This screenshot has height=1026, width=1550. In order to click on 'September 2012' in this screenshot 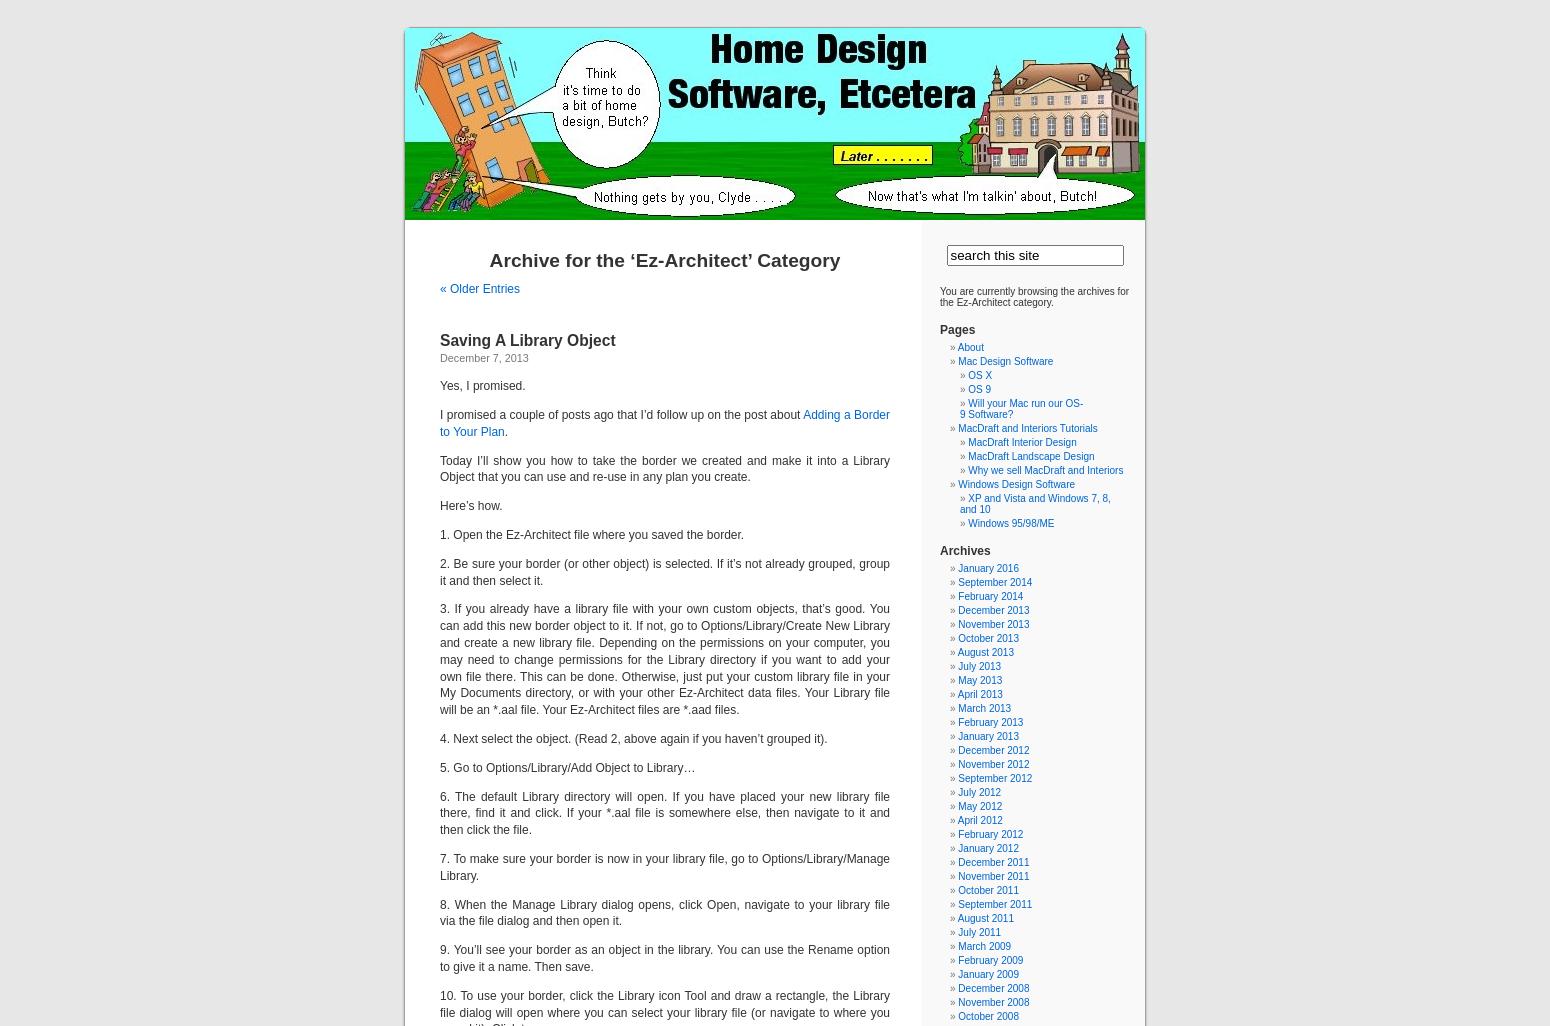, I will do `click(993, 777)`.